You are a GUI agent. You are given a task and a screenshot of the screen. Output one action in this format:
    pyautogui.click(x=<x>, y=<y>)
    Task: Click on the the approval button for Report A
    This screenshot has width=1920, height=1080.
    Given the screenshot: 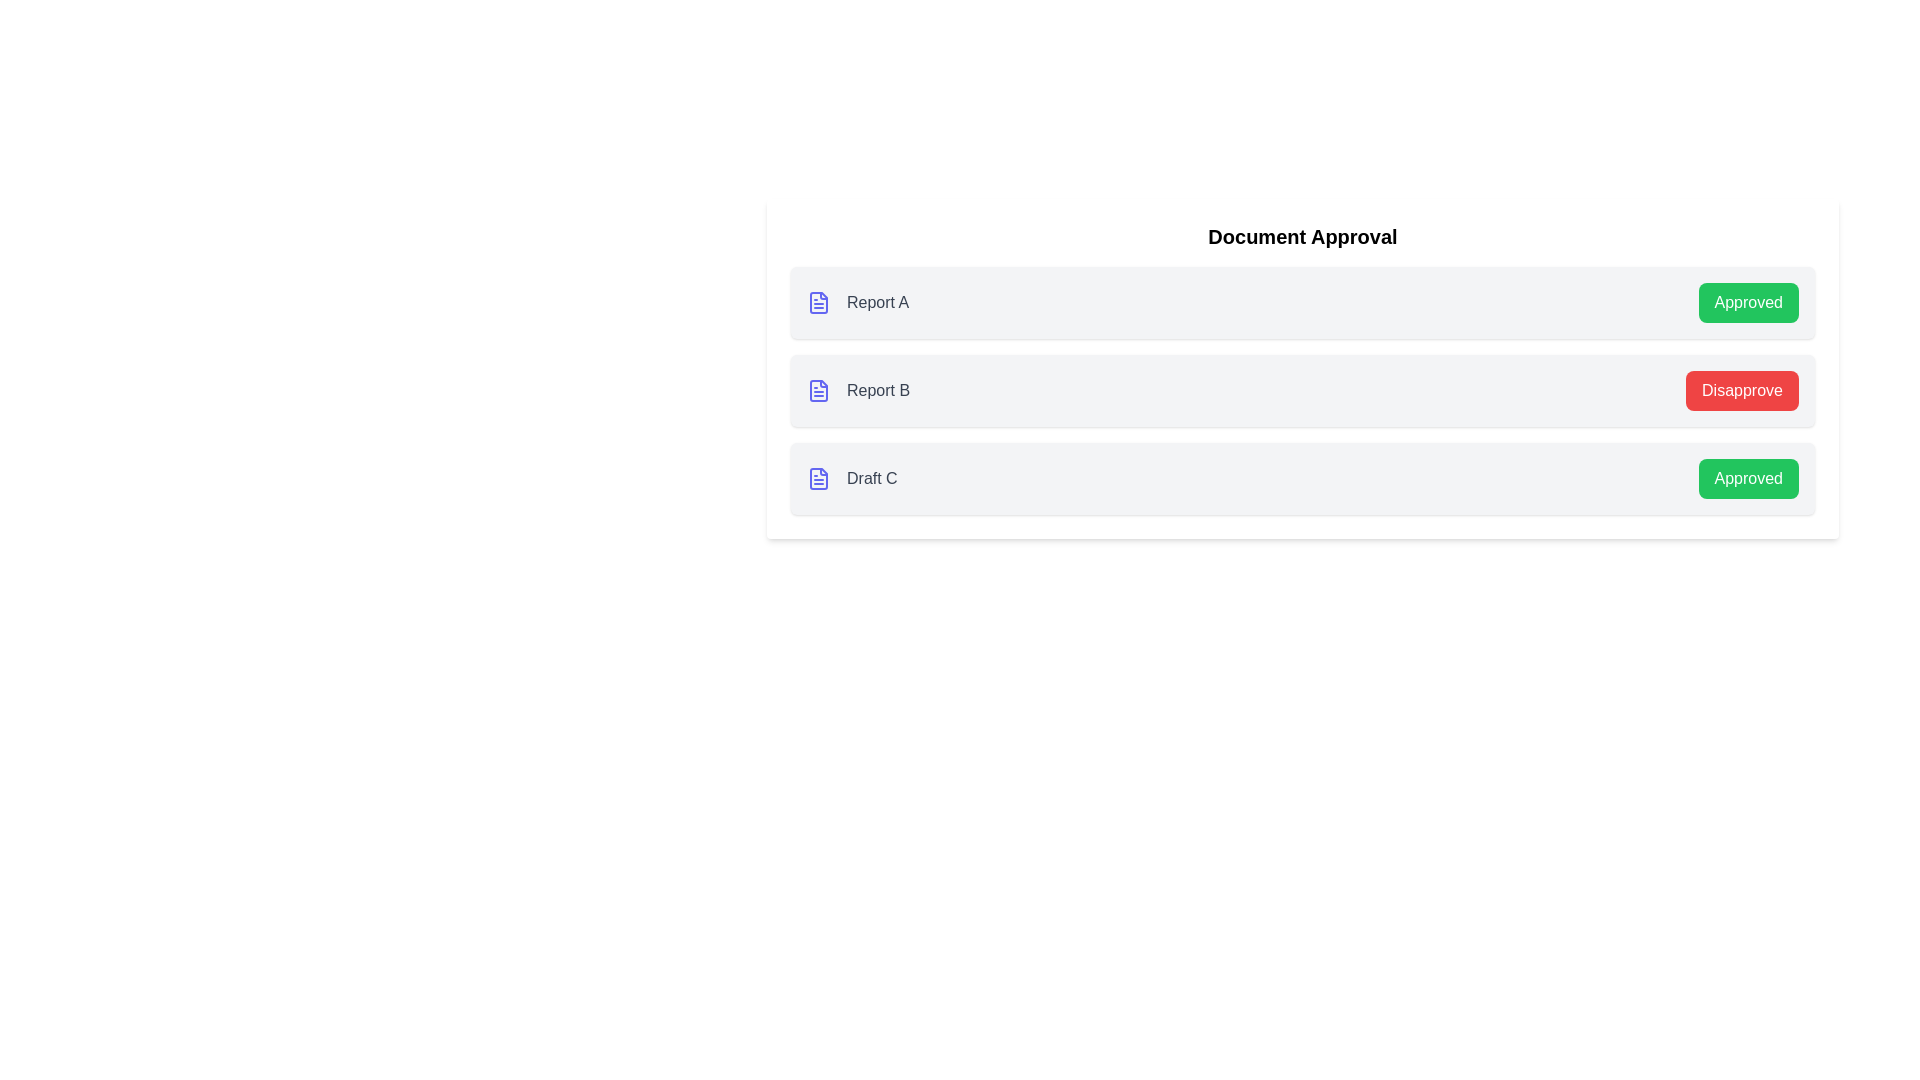 What is the action you would take?
    pyautogui.click(x=1747, y=303)
    